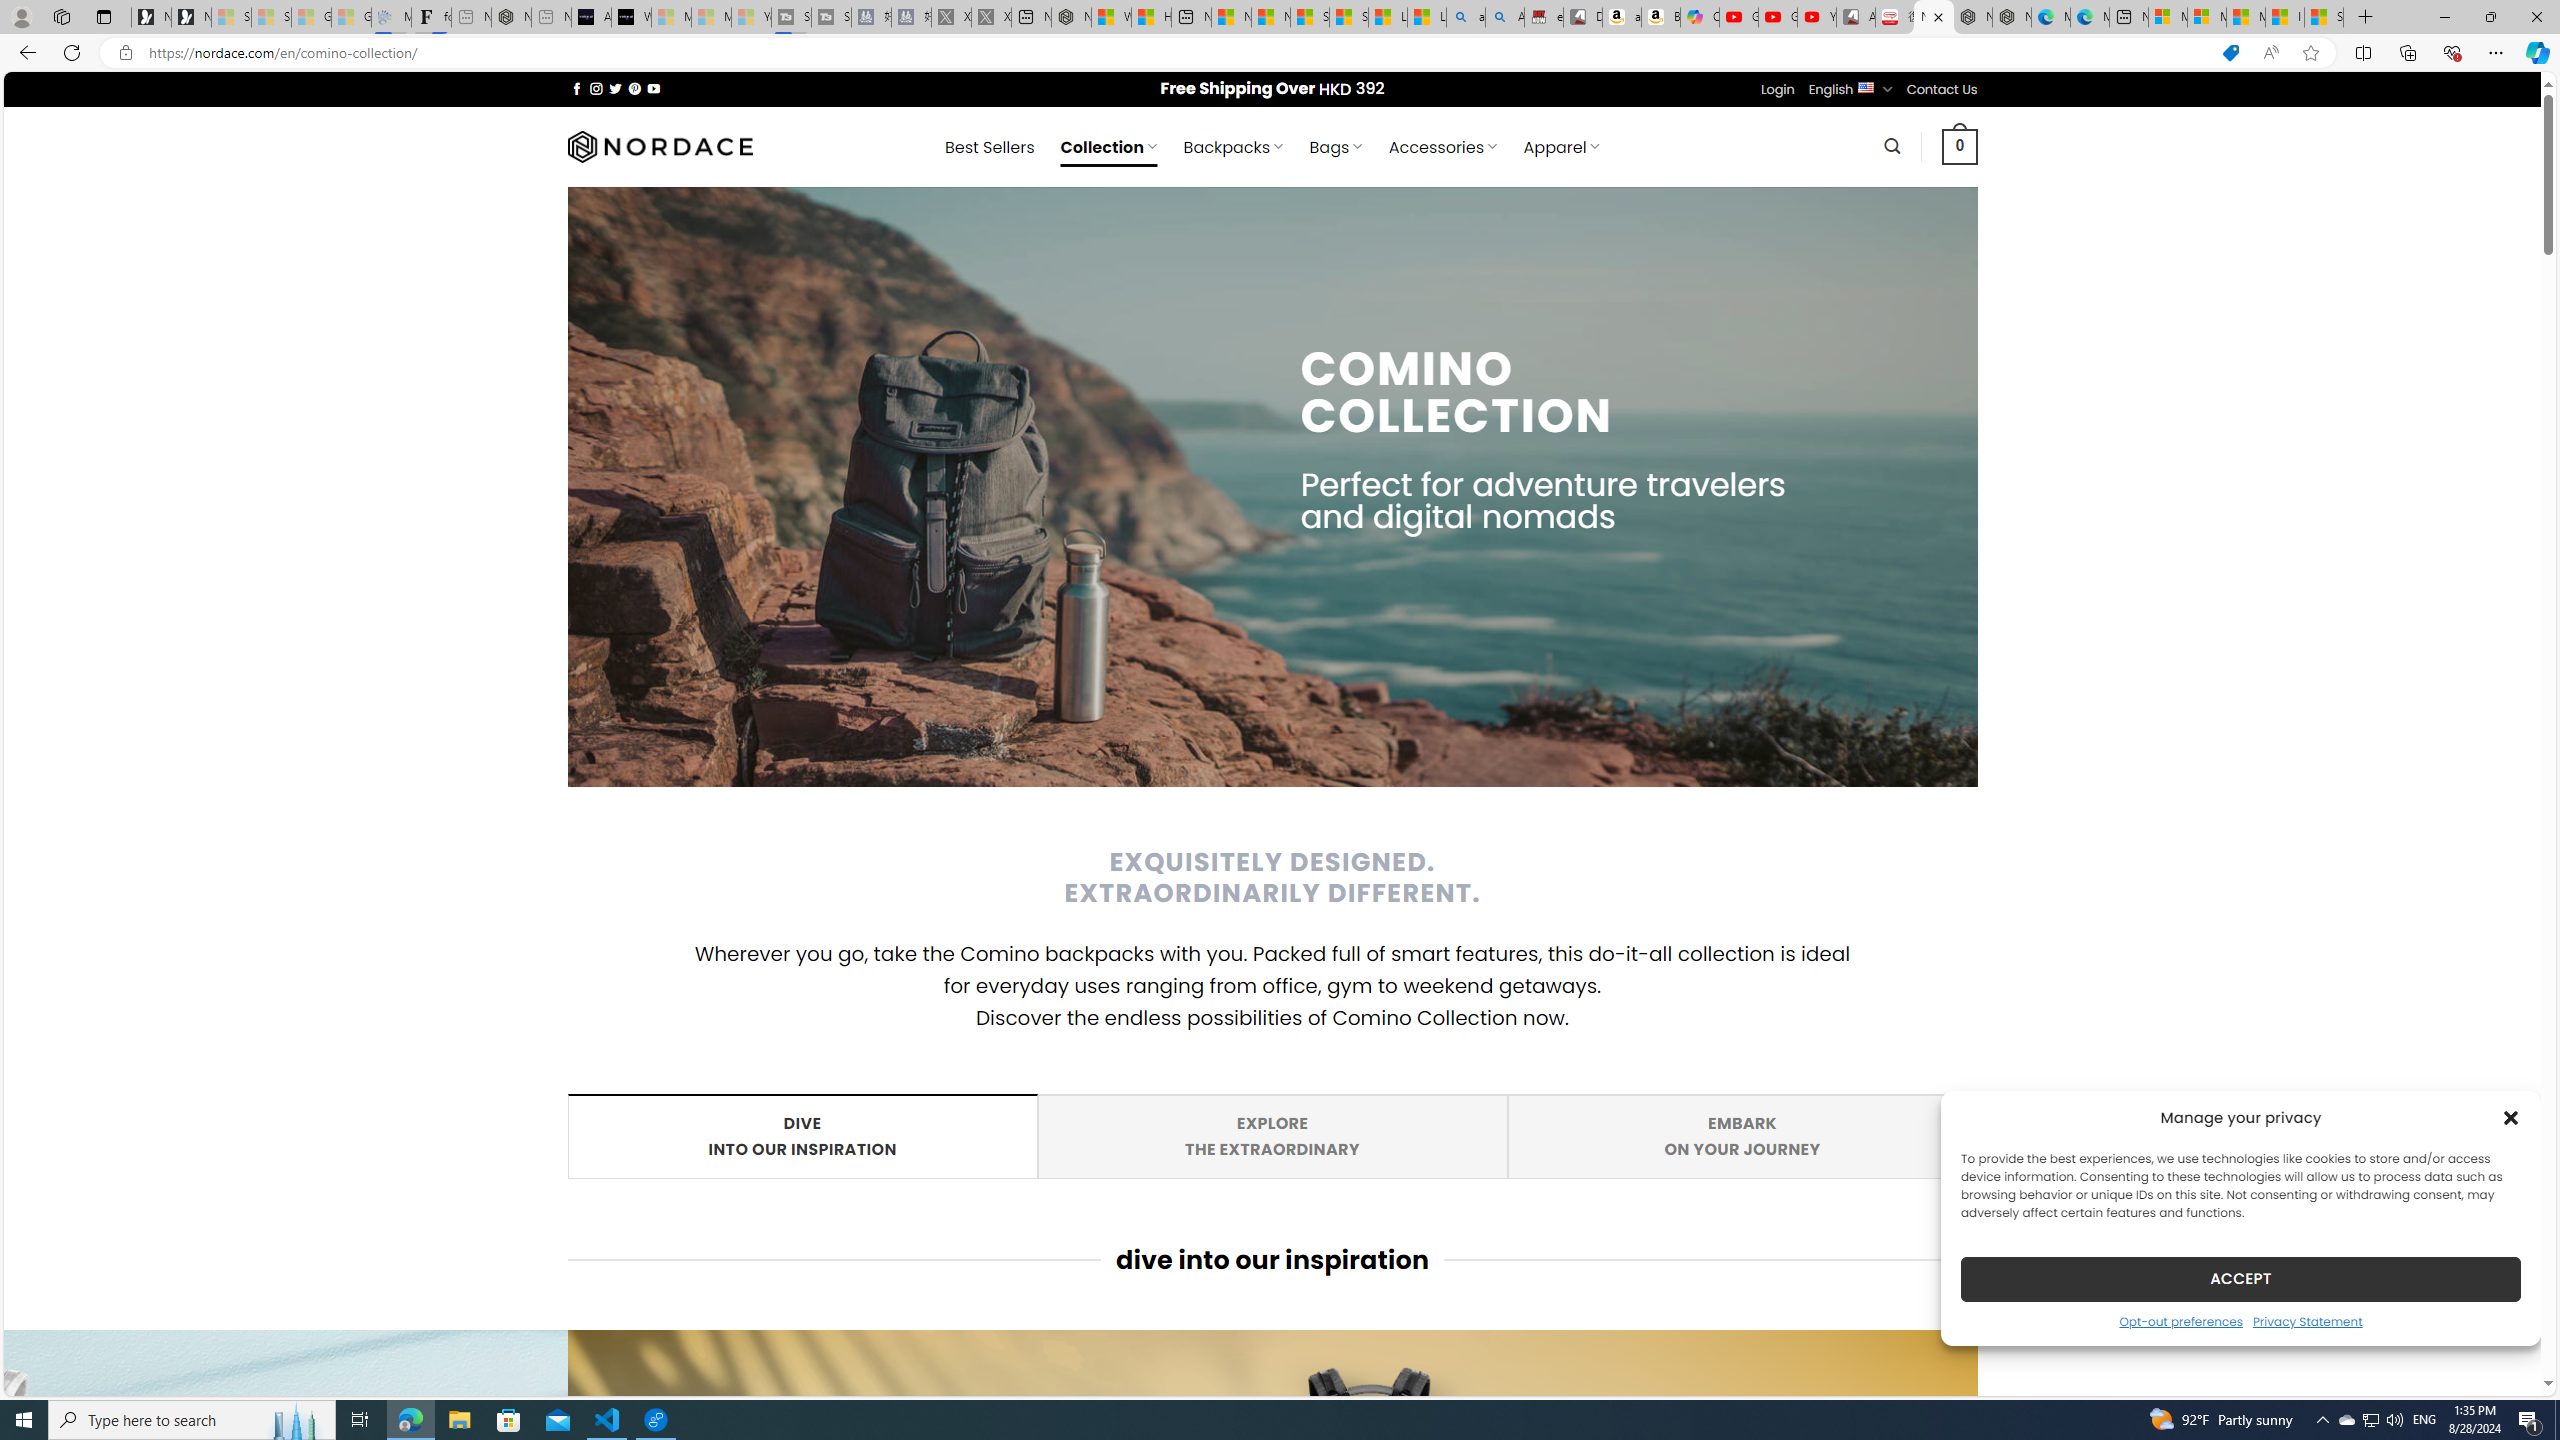 This screenshot has width=2560, height=1440. Describe the element at coordinates (1699, 16) in the screenshot. I see `'Copilot'` at that location.